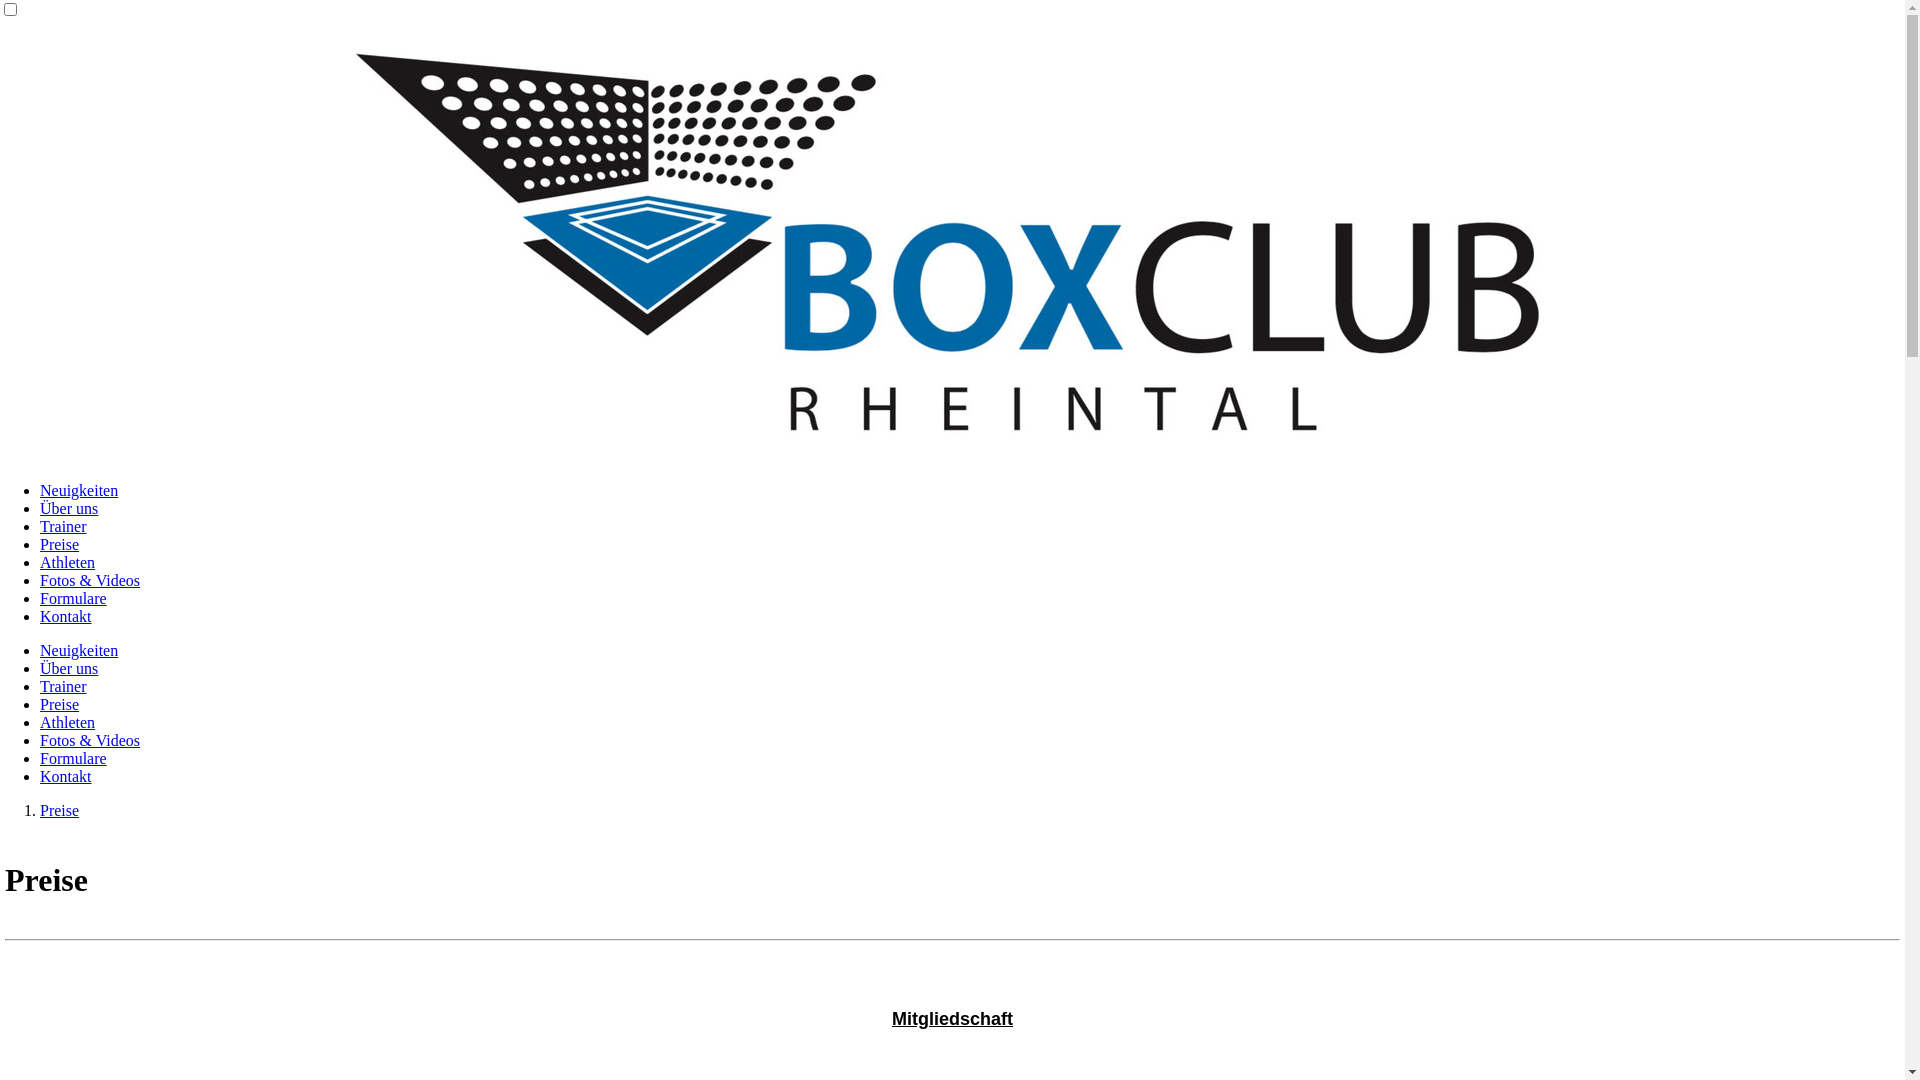  Describe the element at coordinates (89, 740) in the screenshot. I see `'Fotos & Videos'` at that location.